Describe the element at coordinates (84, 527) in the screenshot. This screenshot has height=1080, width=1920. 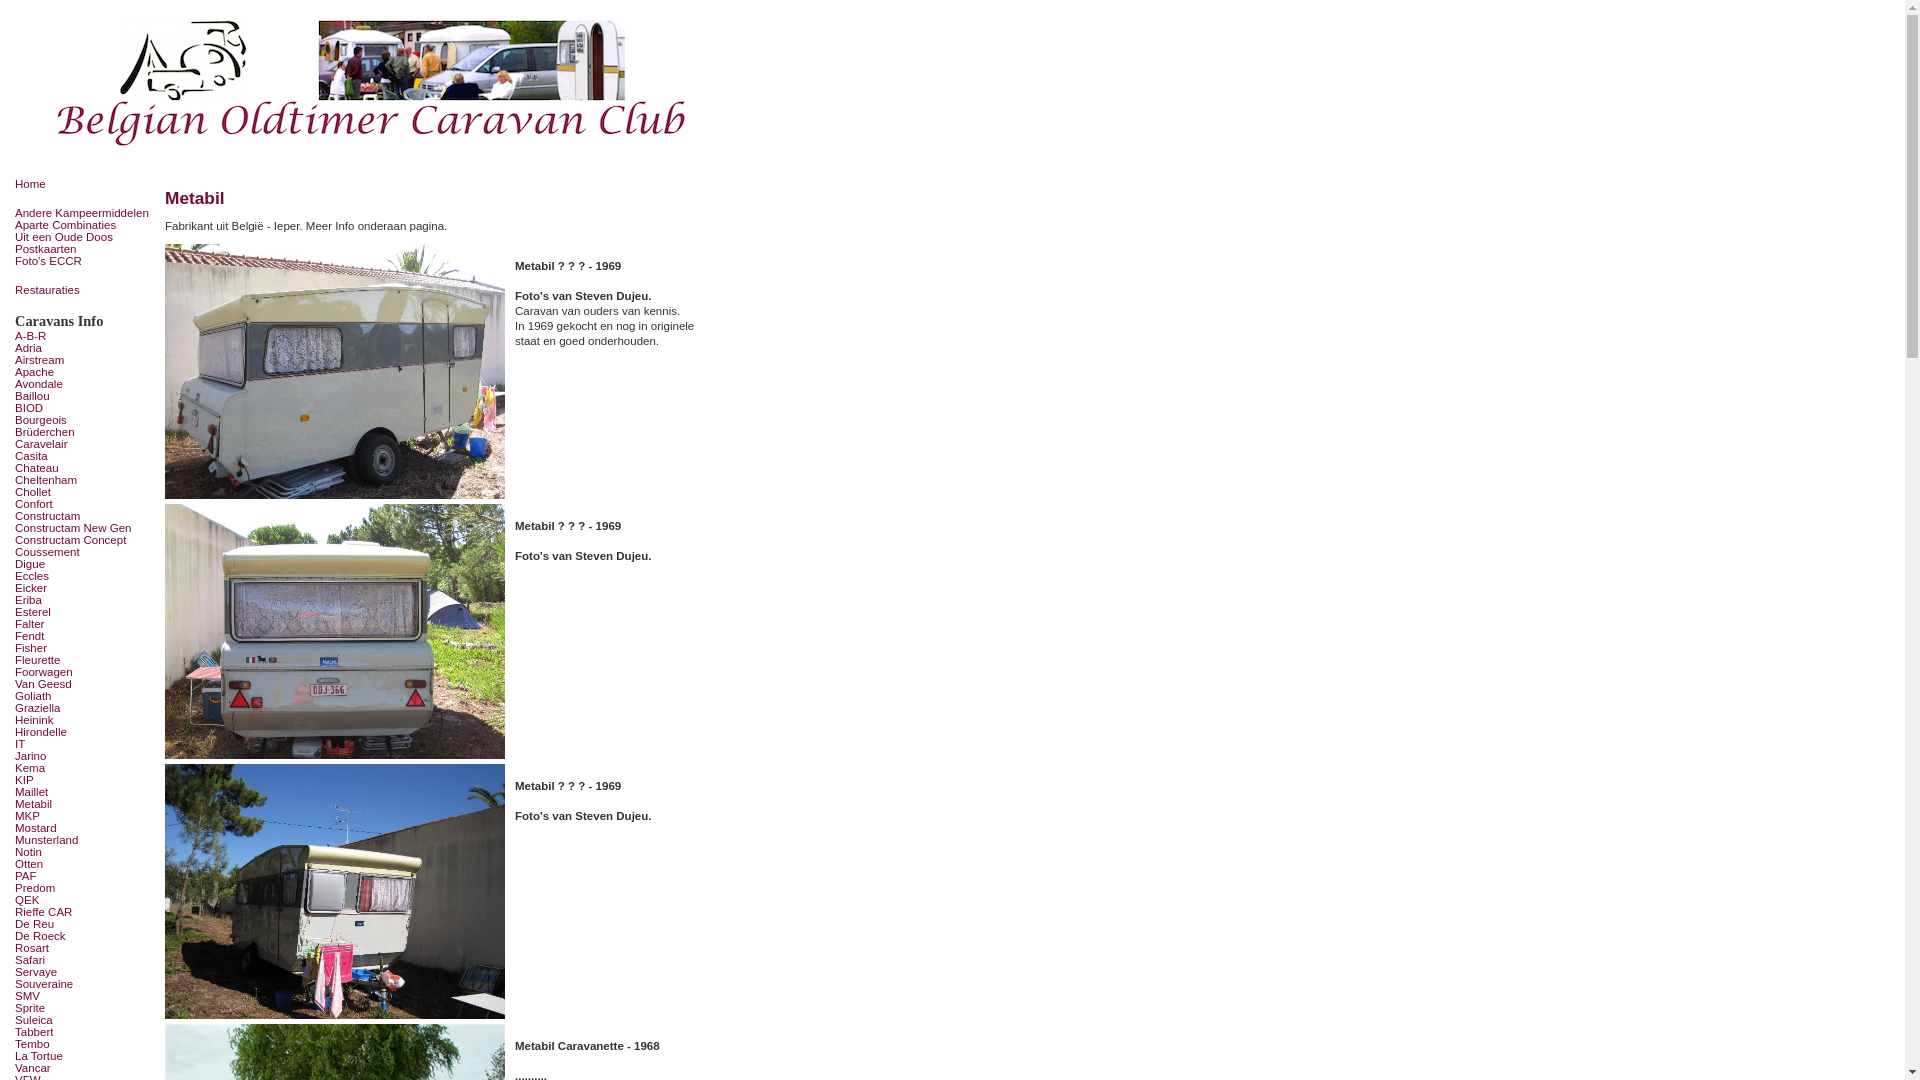
I see `'Constructam New Gen'` at that location.